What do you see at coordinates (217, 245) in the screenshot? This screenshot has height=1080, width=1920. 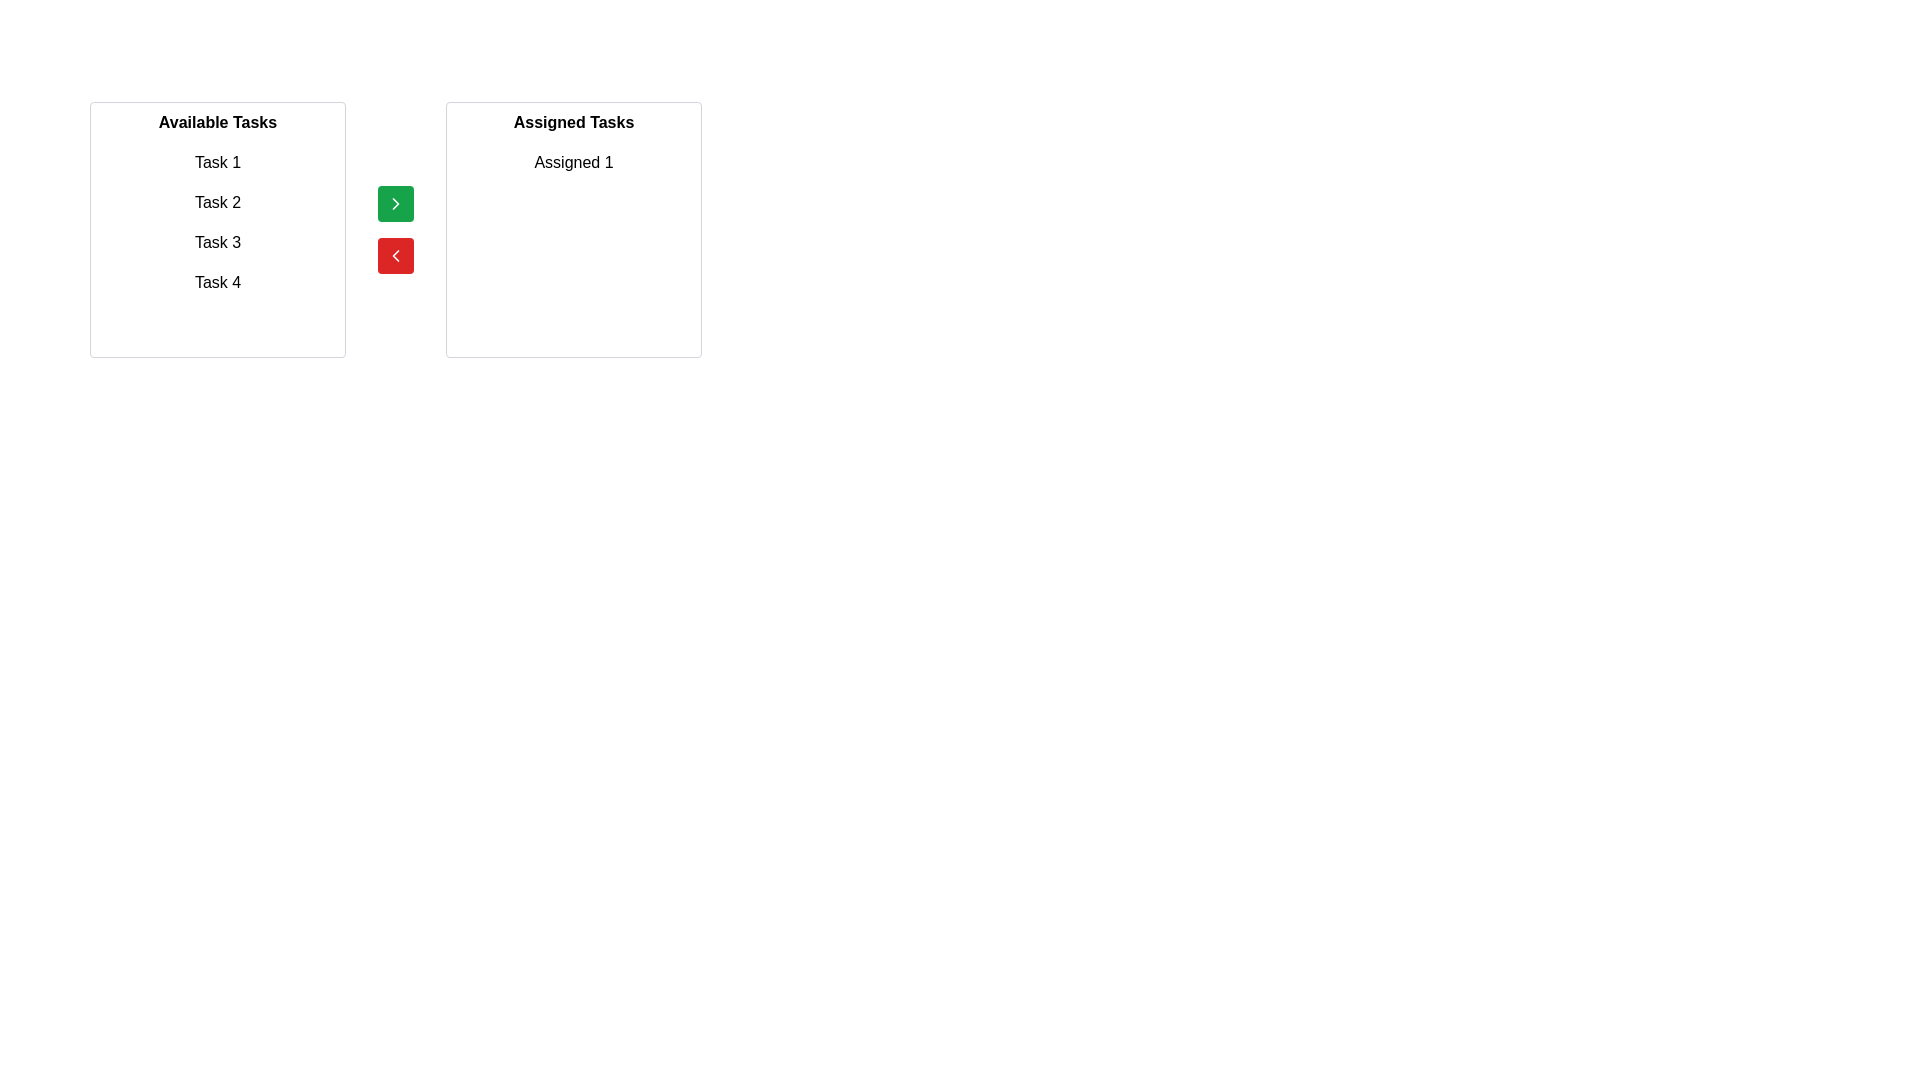 I see `the Scrollable List displaying available tasks located below the 'Available Tasks' header` at bounding box center [217, 245].